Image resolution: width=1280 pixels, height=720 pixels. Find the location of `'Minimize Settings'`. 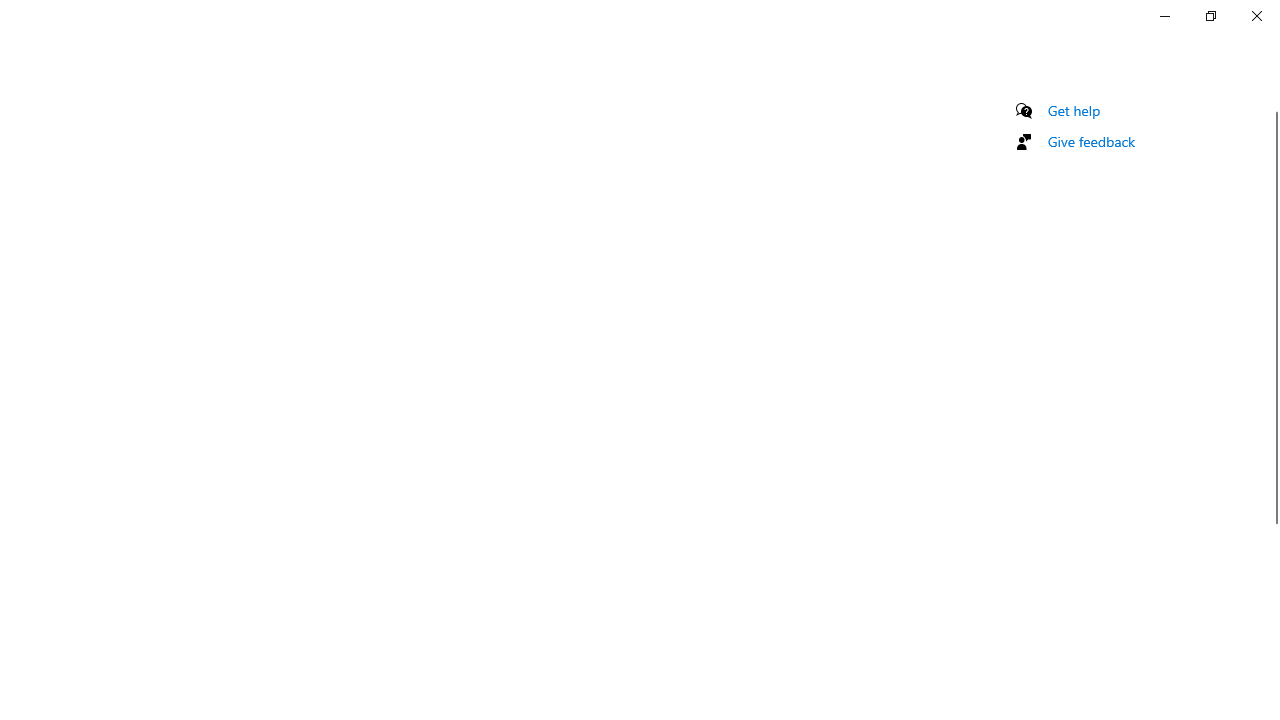

'Minimize Settings' is located at coordinates (1164, 15).